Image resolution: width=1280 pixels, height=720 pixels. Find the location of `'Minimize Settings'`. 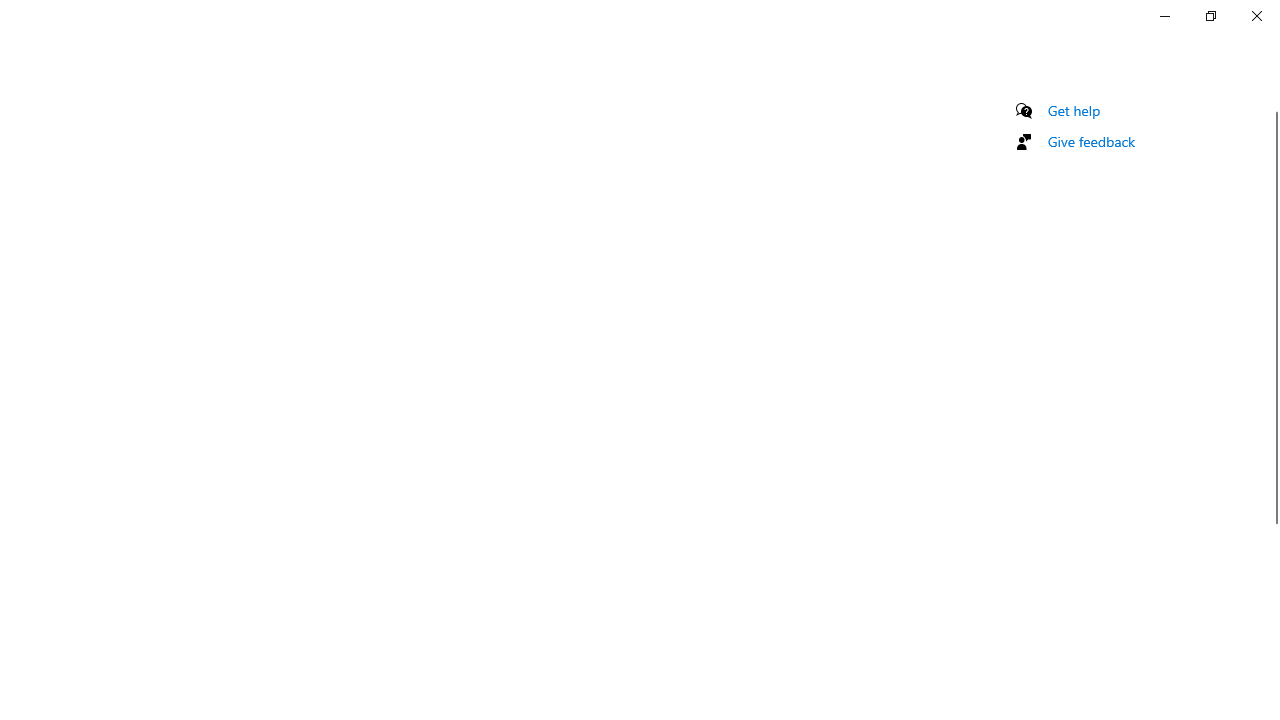

'Minimize Settings' is located at coordinates (1164, 15).